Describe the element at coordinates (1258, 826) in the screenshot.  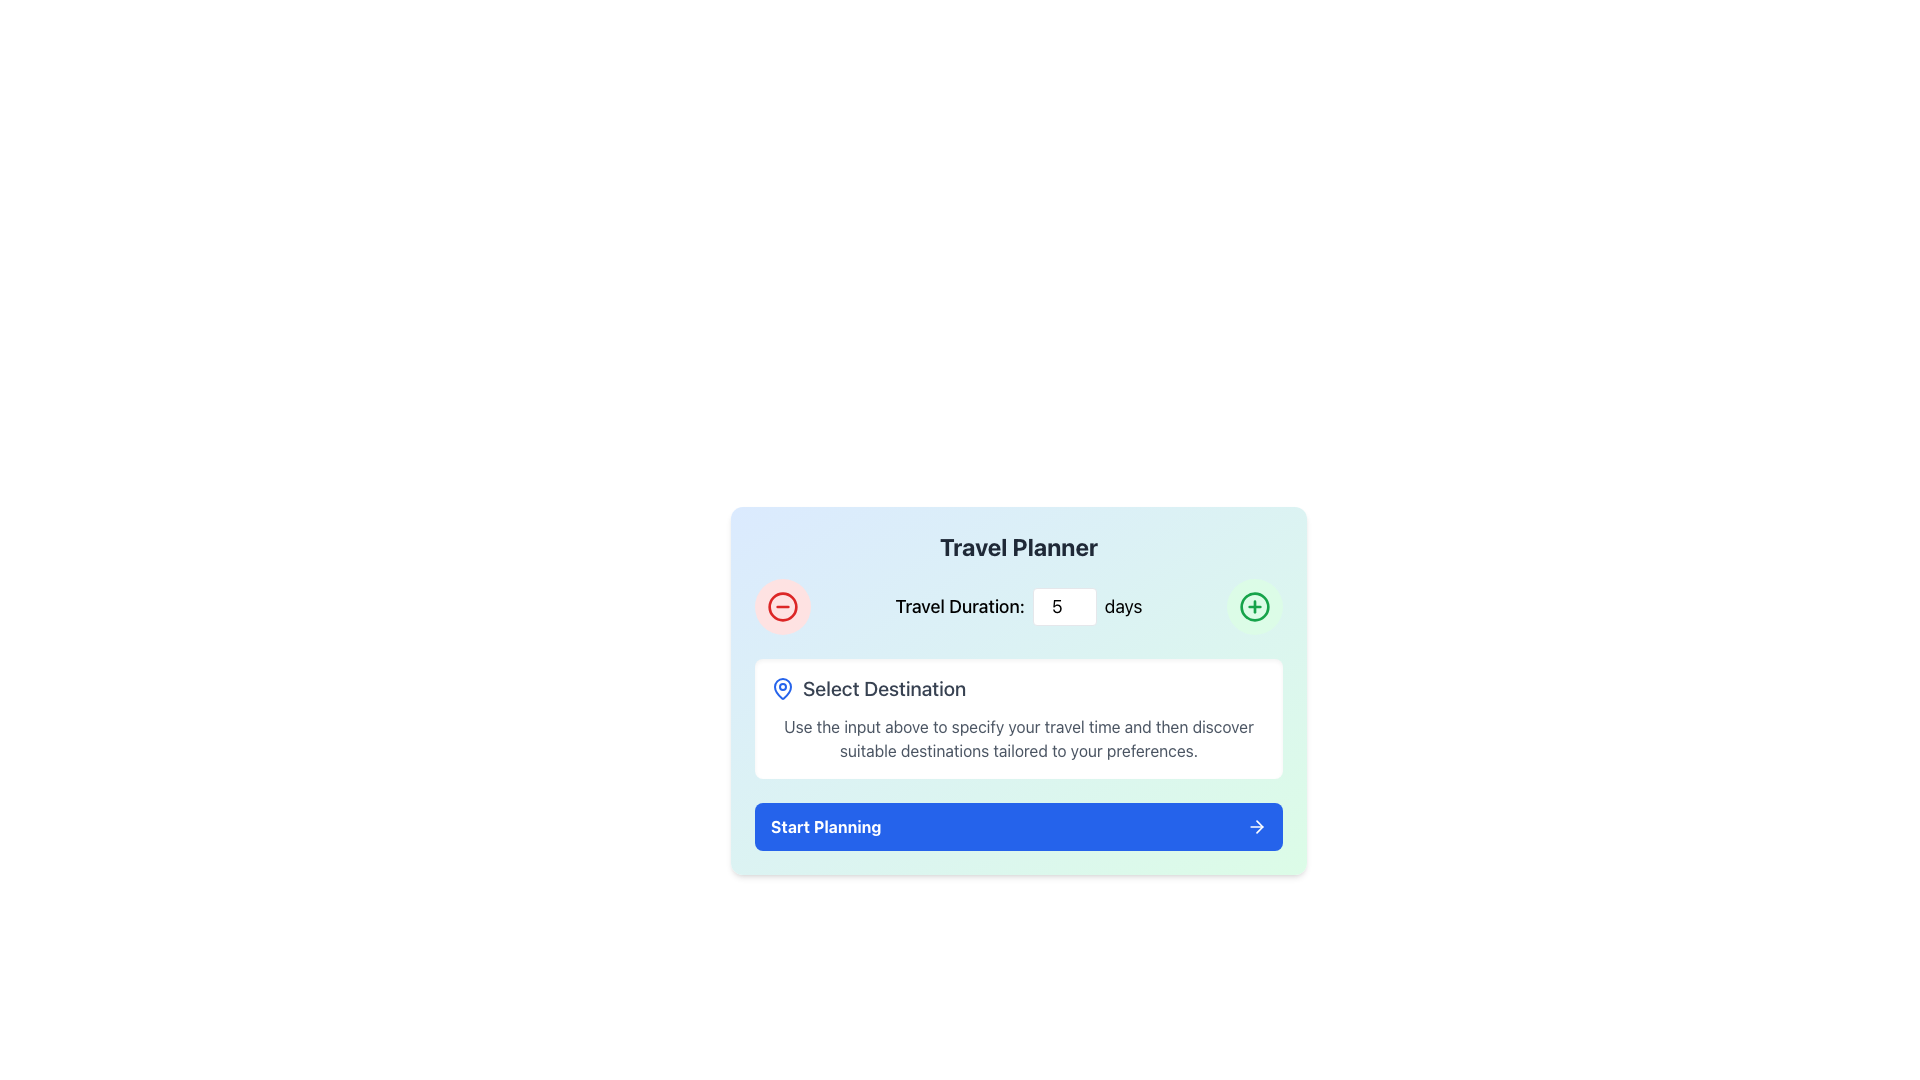
I see `the decorative icon indicating forward progress at the end of the 'Start Planning' button` at that location.